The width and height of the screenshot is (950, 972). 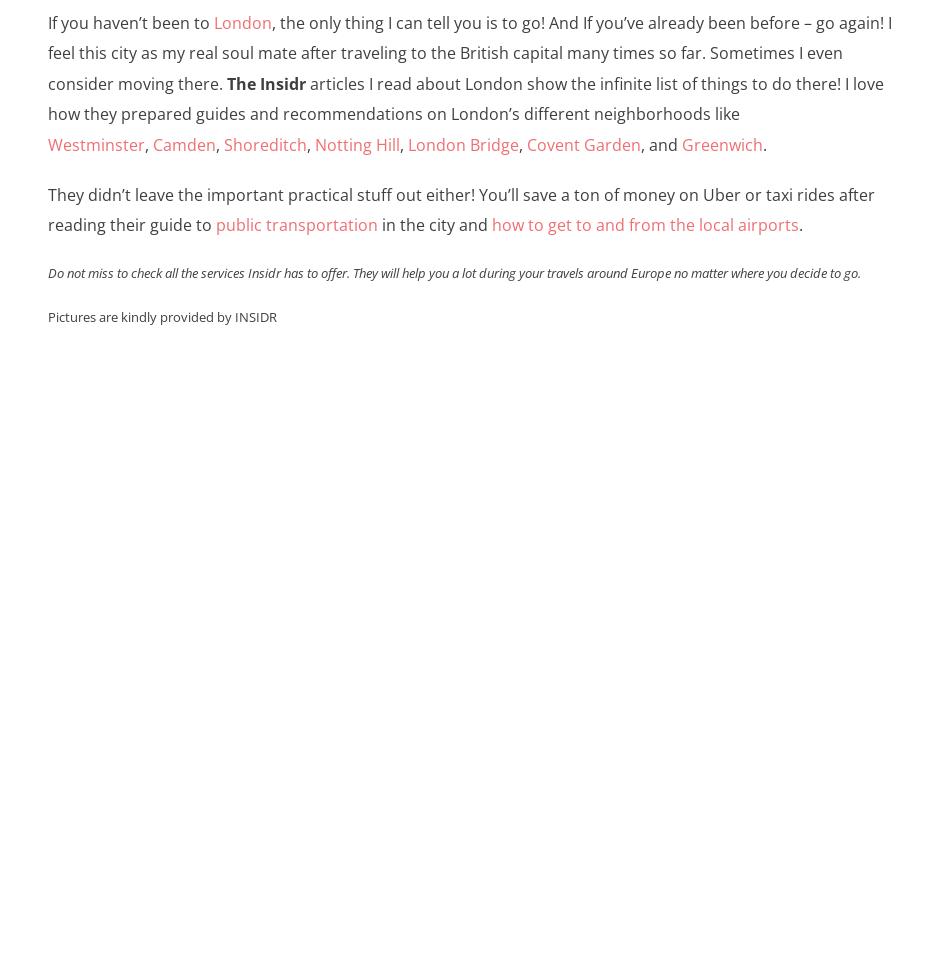 What do you see at coordinates (464, 97) in the screenshot?
I see `'articles I read about London show the infinite list of things to do there! I love how they prepared guides and recommendations on London’s different neighborhoods like'` at bounding box center [464, 97].